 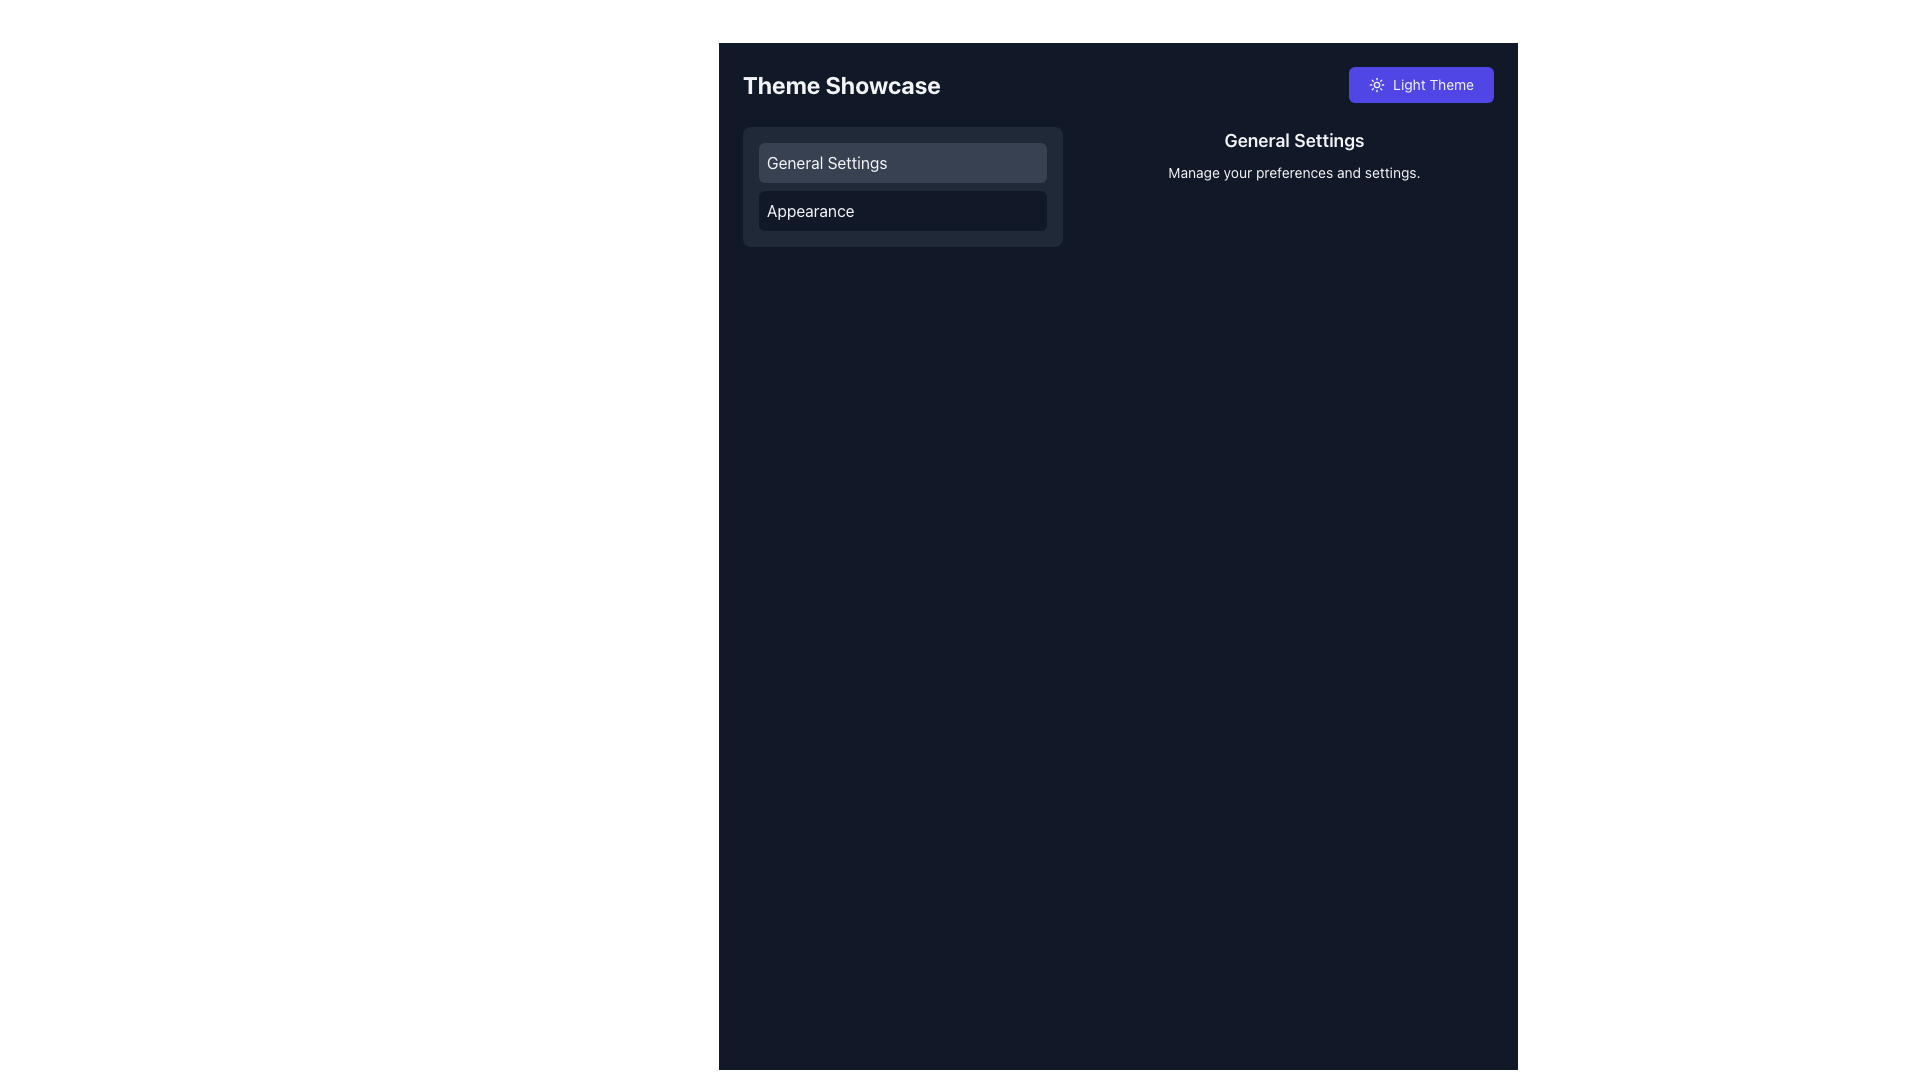 What do you see at coordinates (1117, 186) in the screenshot?
I see `the Informational Display Section that describes the 'General Settings' category, located near the top-right corner of the layout adjacent to the vertical menu` at bounding box center [1117, 186].